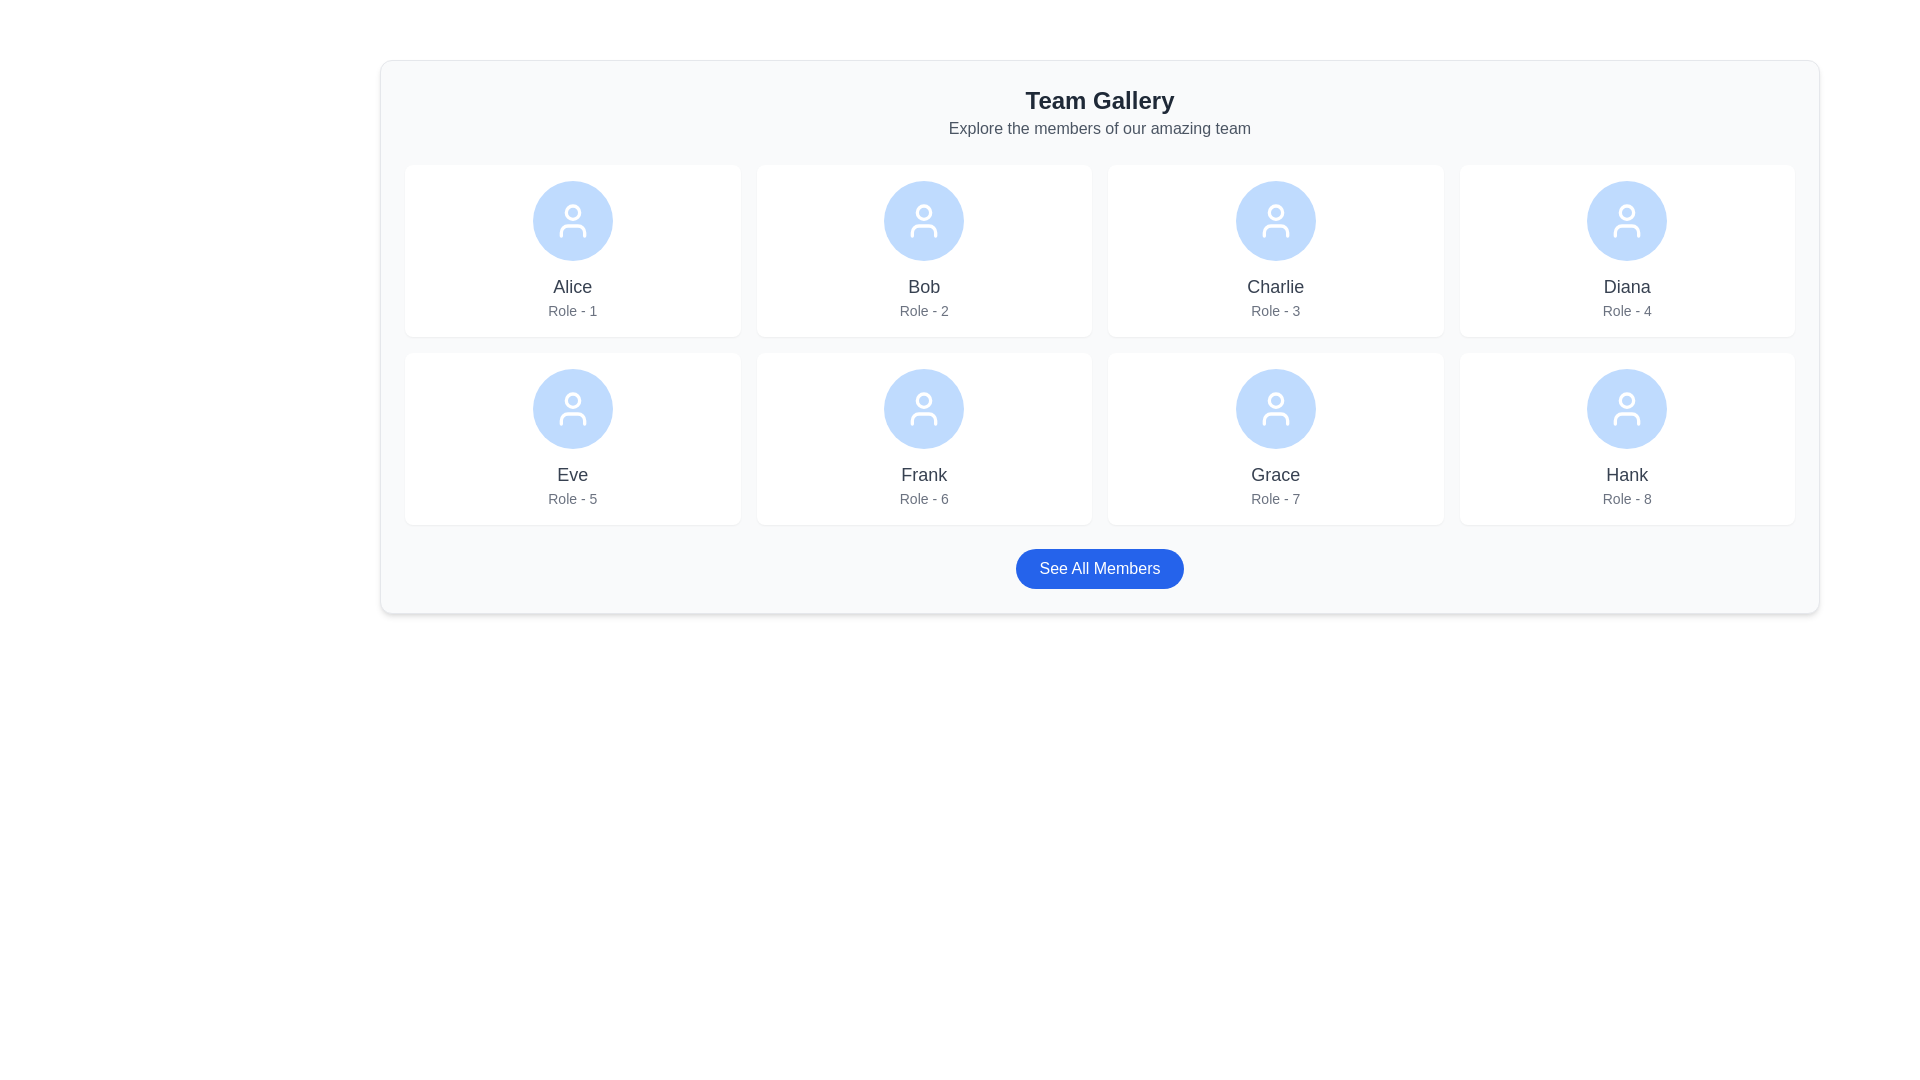 The image size is (1920, 1080). What do you see at coordinates (571, 249) in the screenshot?
I see `the user information card for 'Alice', which is the first card in the first column of the user cards grid layout` at bounding box center [571, 249].